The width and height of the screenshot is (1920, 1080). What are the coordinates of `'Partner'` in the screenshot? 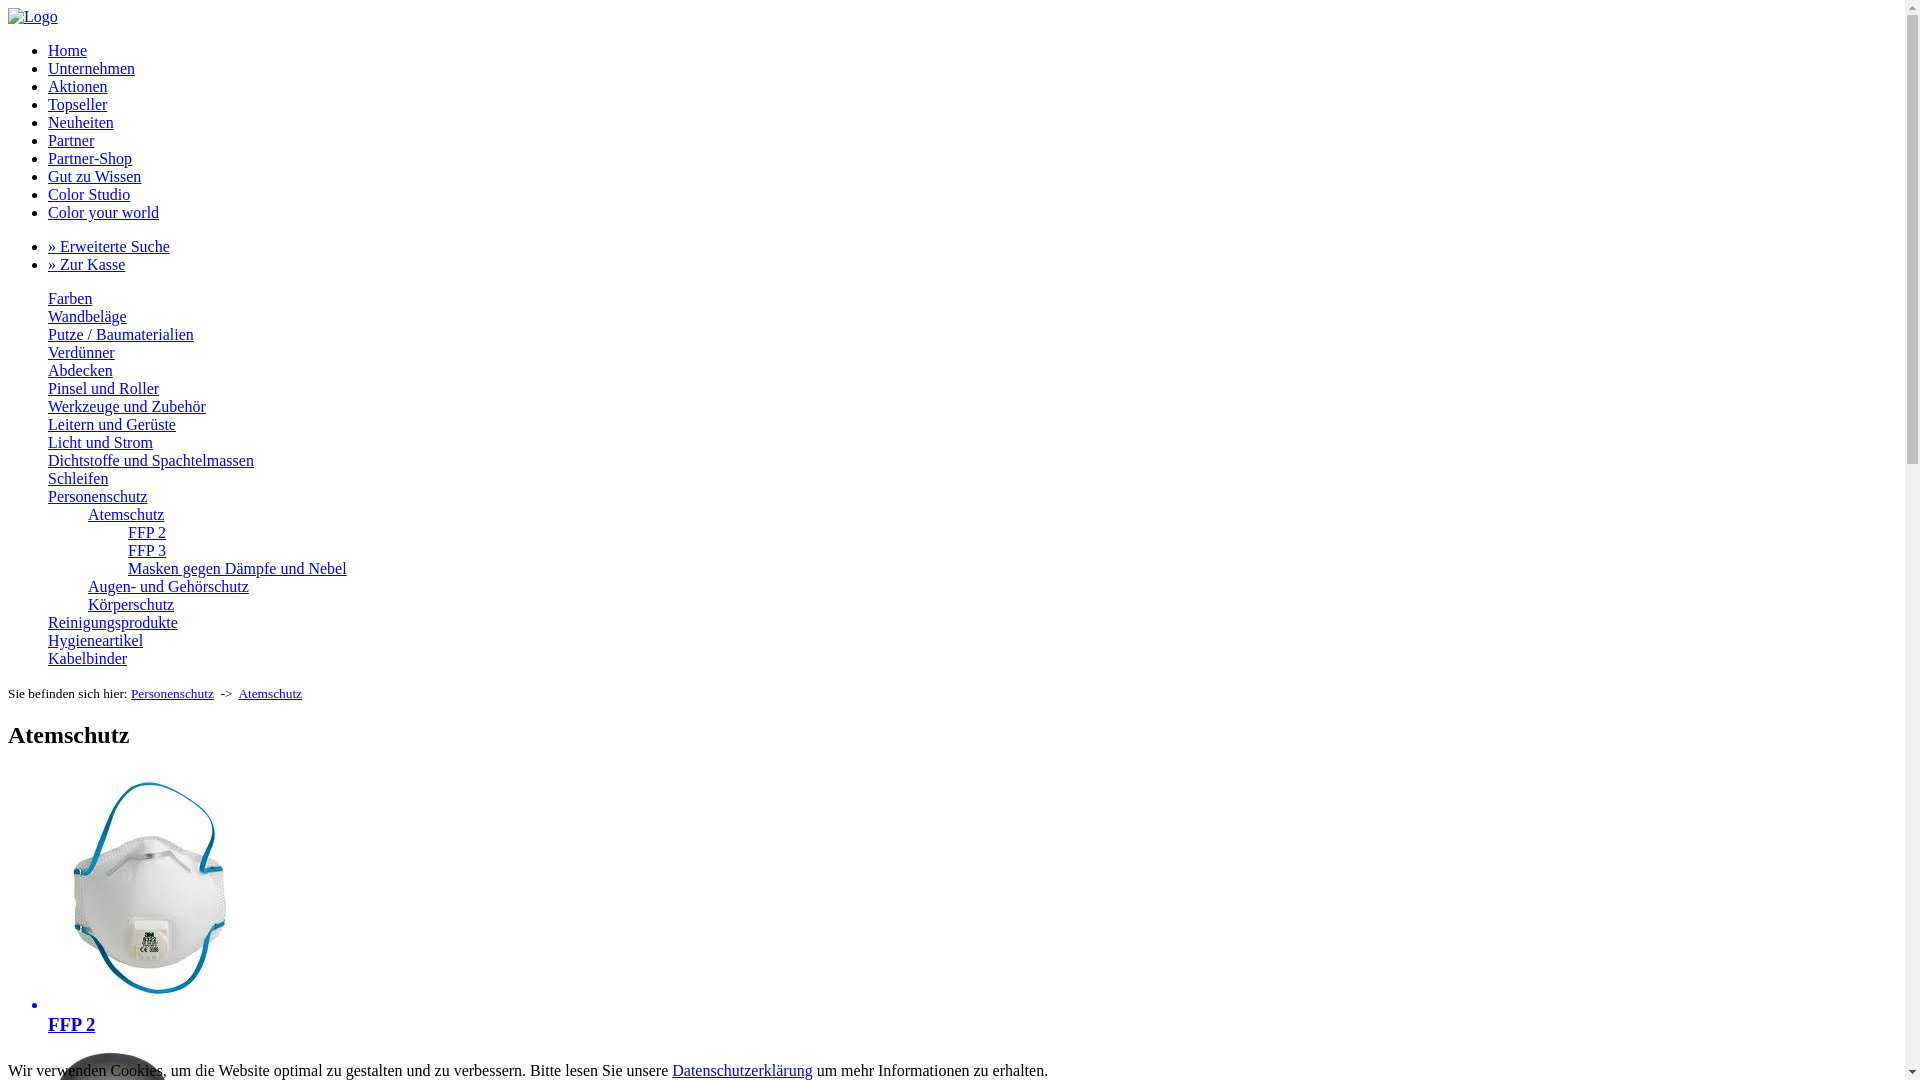 It's located at (71, 139).